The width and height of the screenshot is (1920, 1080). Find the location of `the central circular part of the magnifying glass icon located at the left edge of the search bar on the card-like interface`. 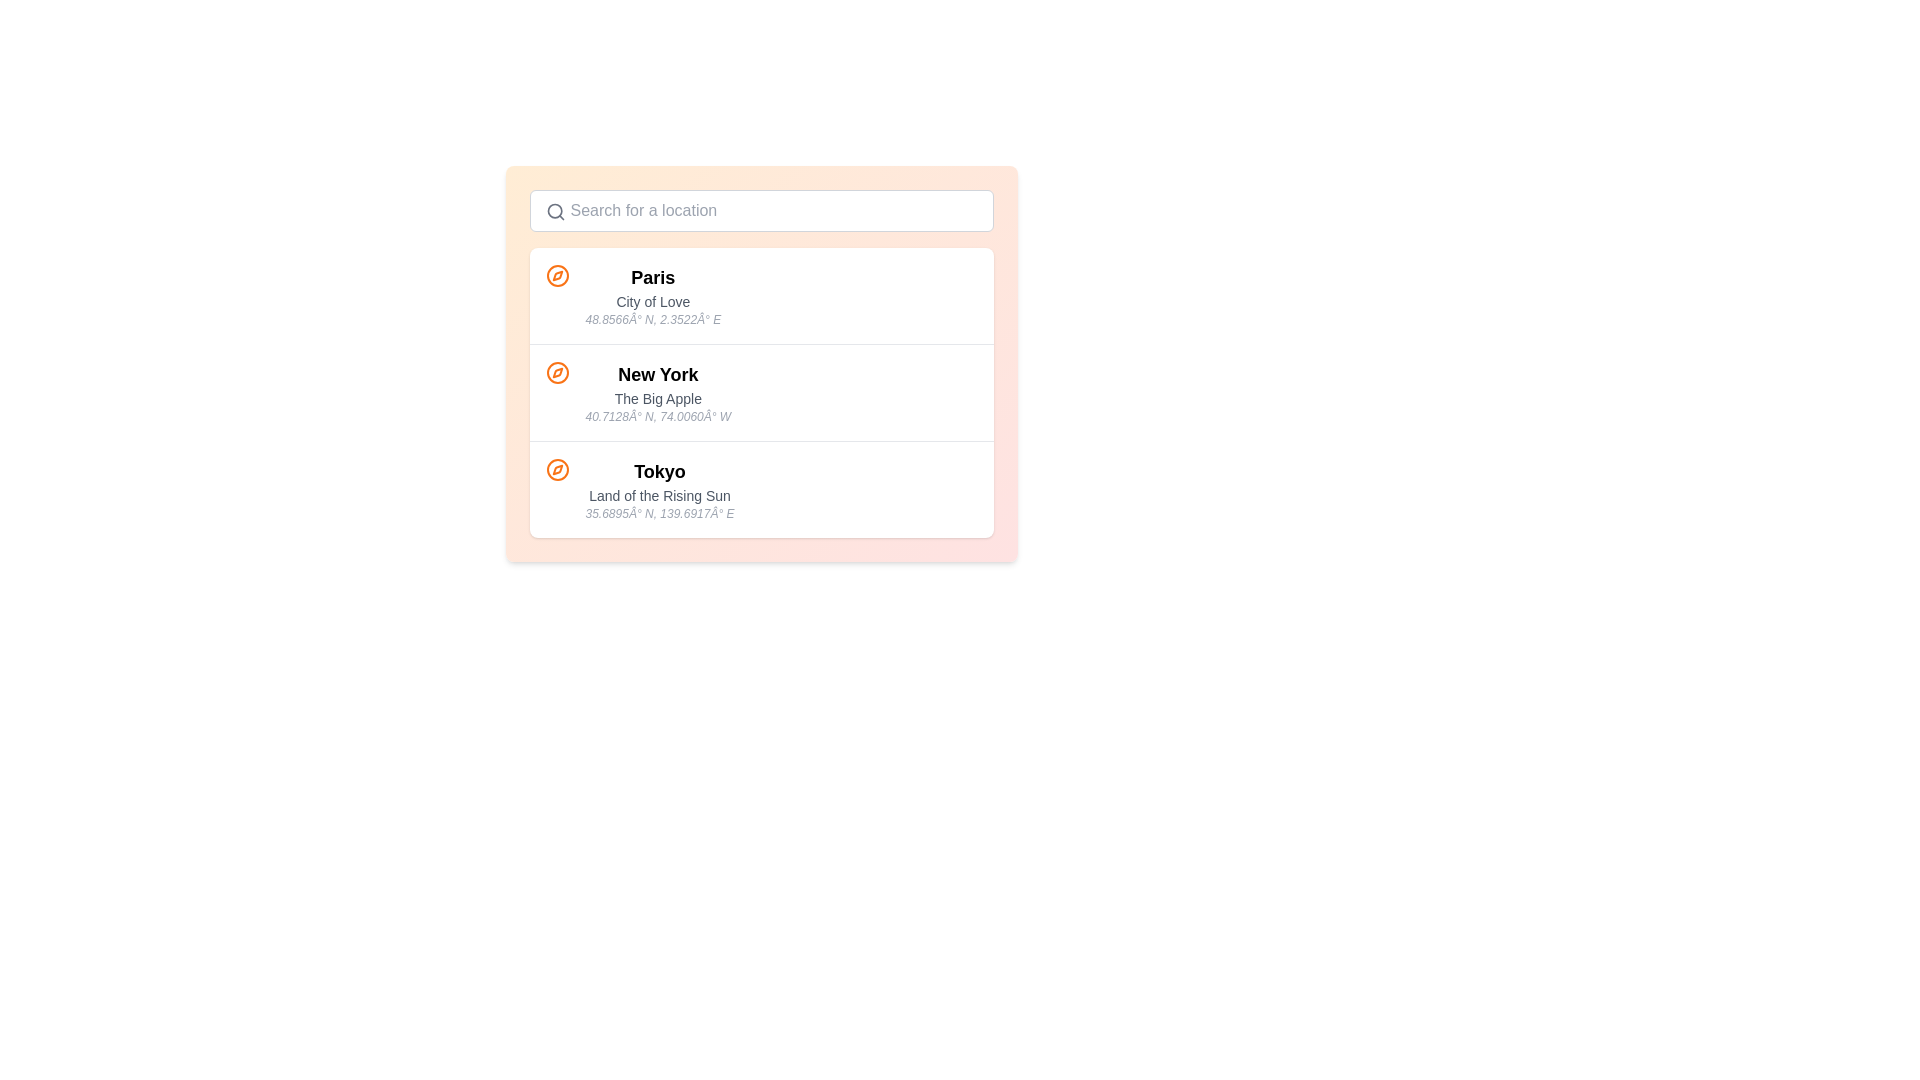

the central circular part of the magnifying glass icon located at the left edge of the search bar on the card-like interface is located at coordinates (554, 211).